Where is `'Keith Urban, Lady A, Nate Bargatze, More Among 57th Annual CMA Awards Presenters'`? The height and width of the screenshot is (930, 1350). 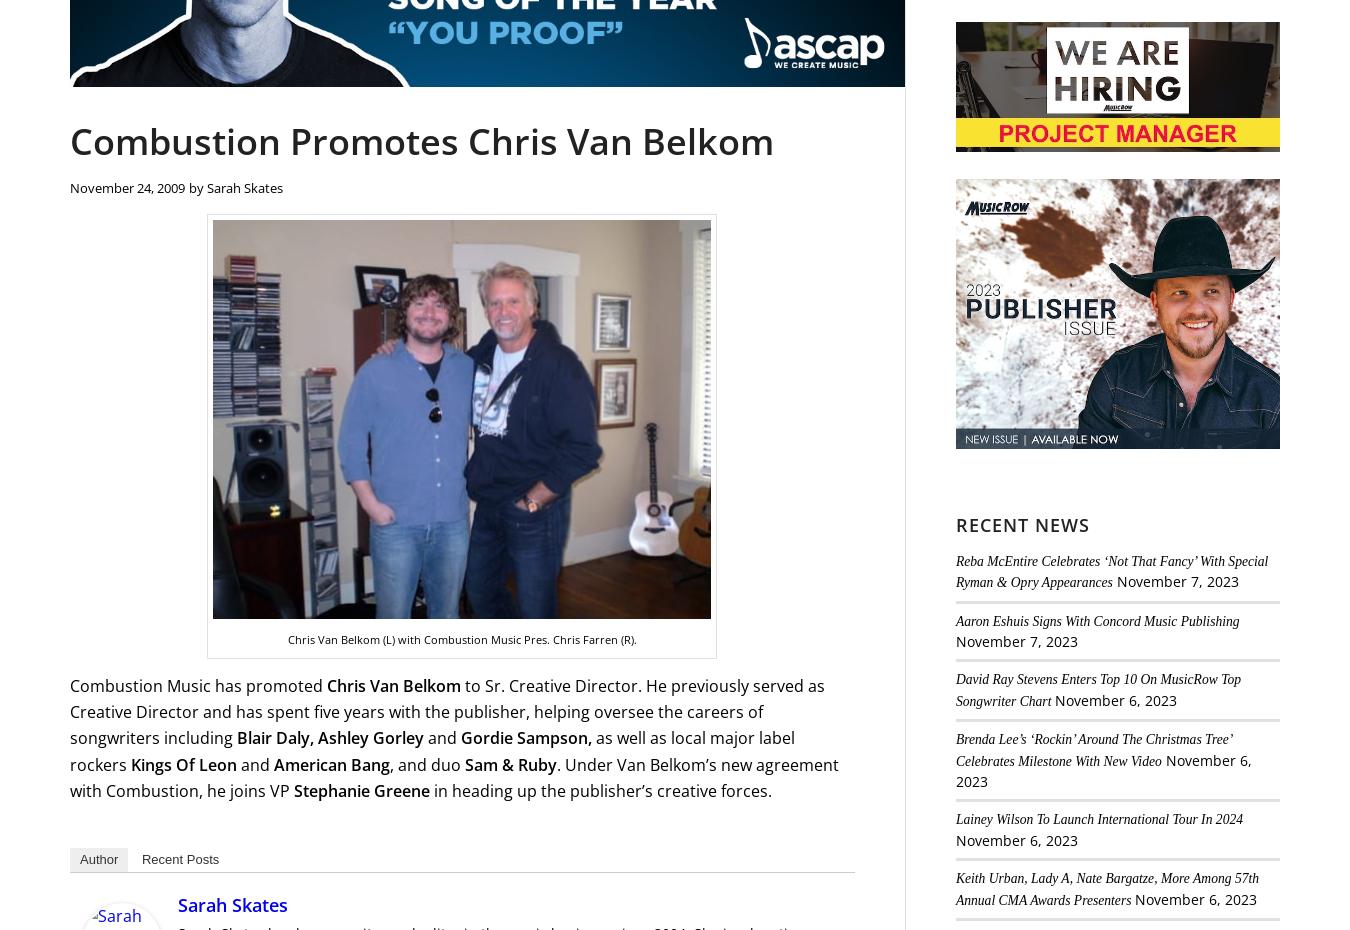 'Keith Urban, Lady A, Nate Bargatze, More Among 57th Annual CMA Awards Presenters' is located at coordinates (1107, 888).